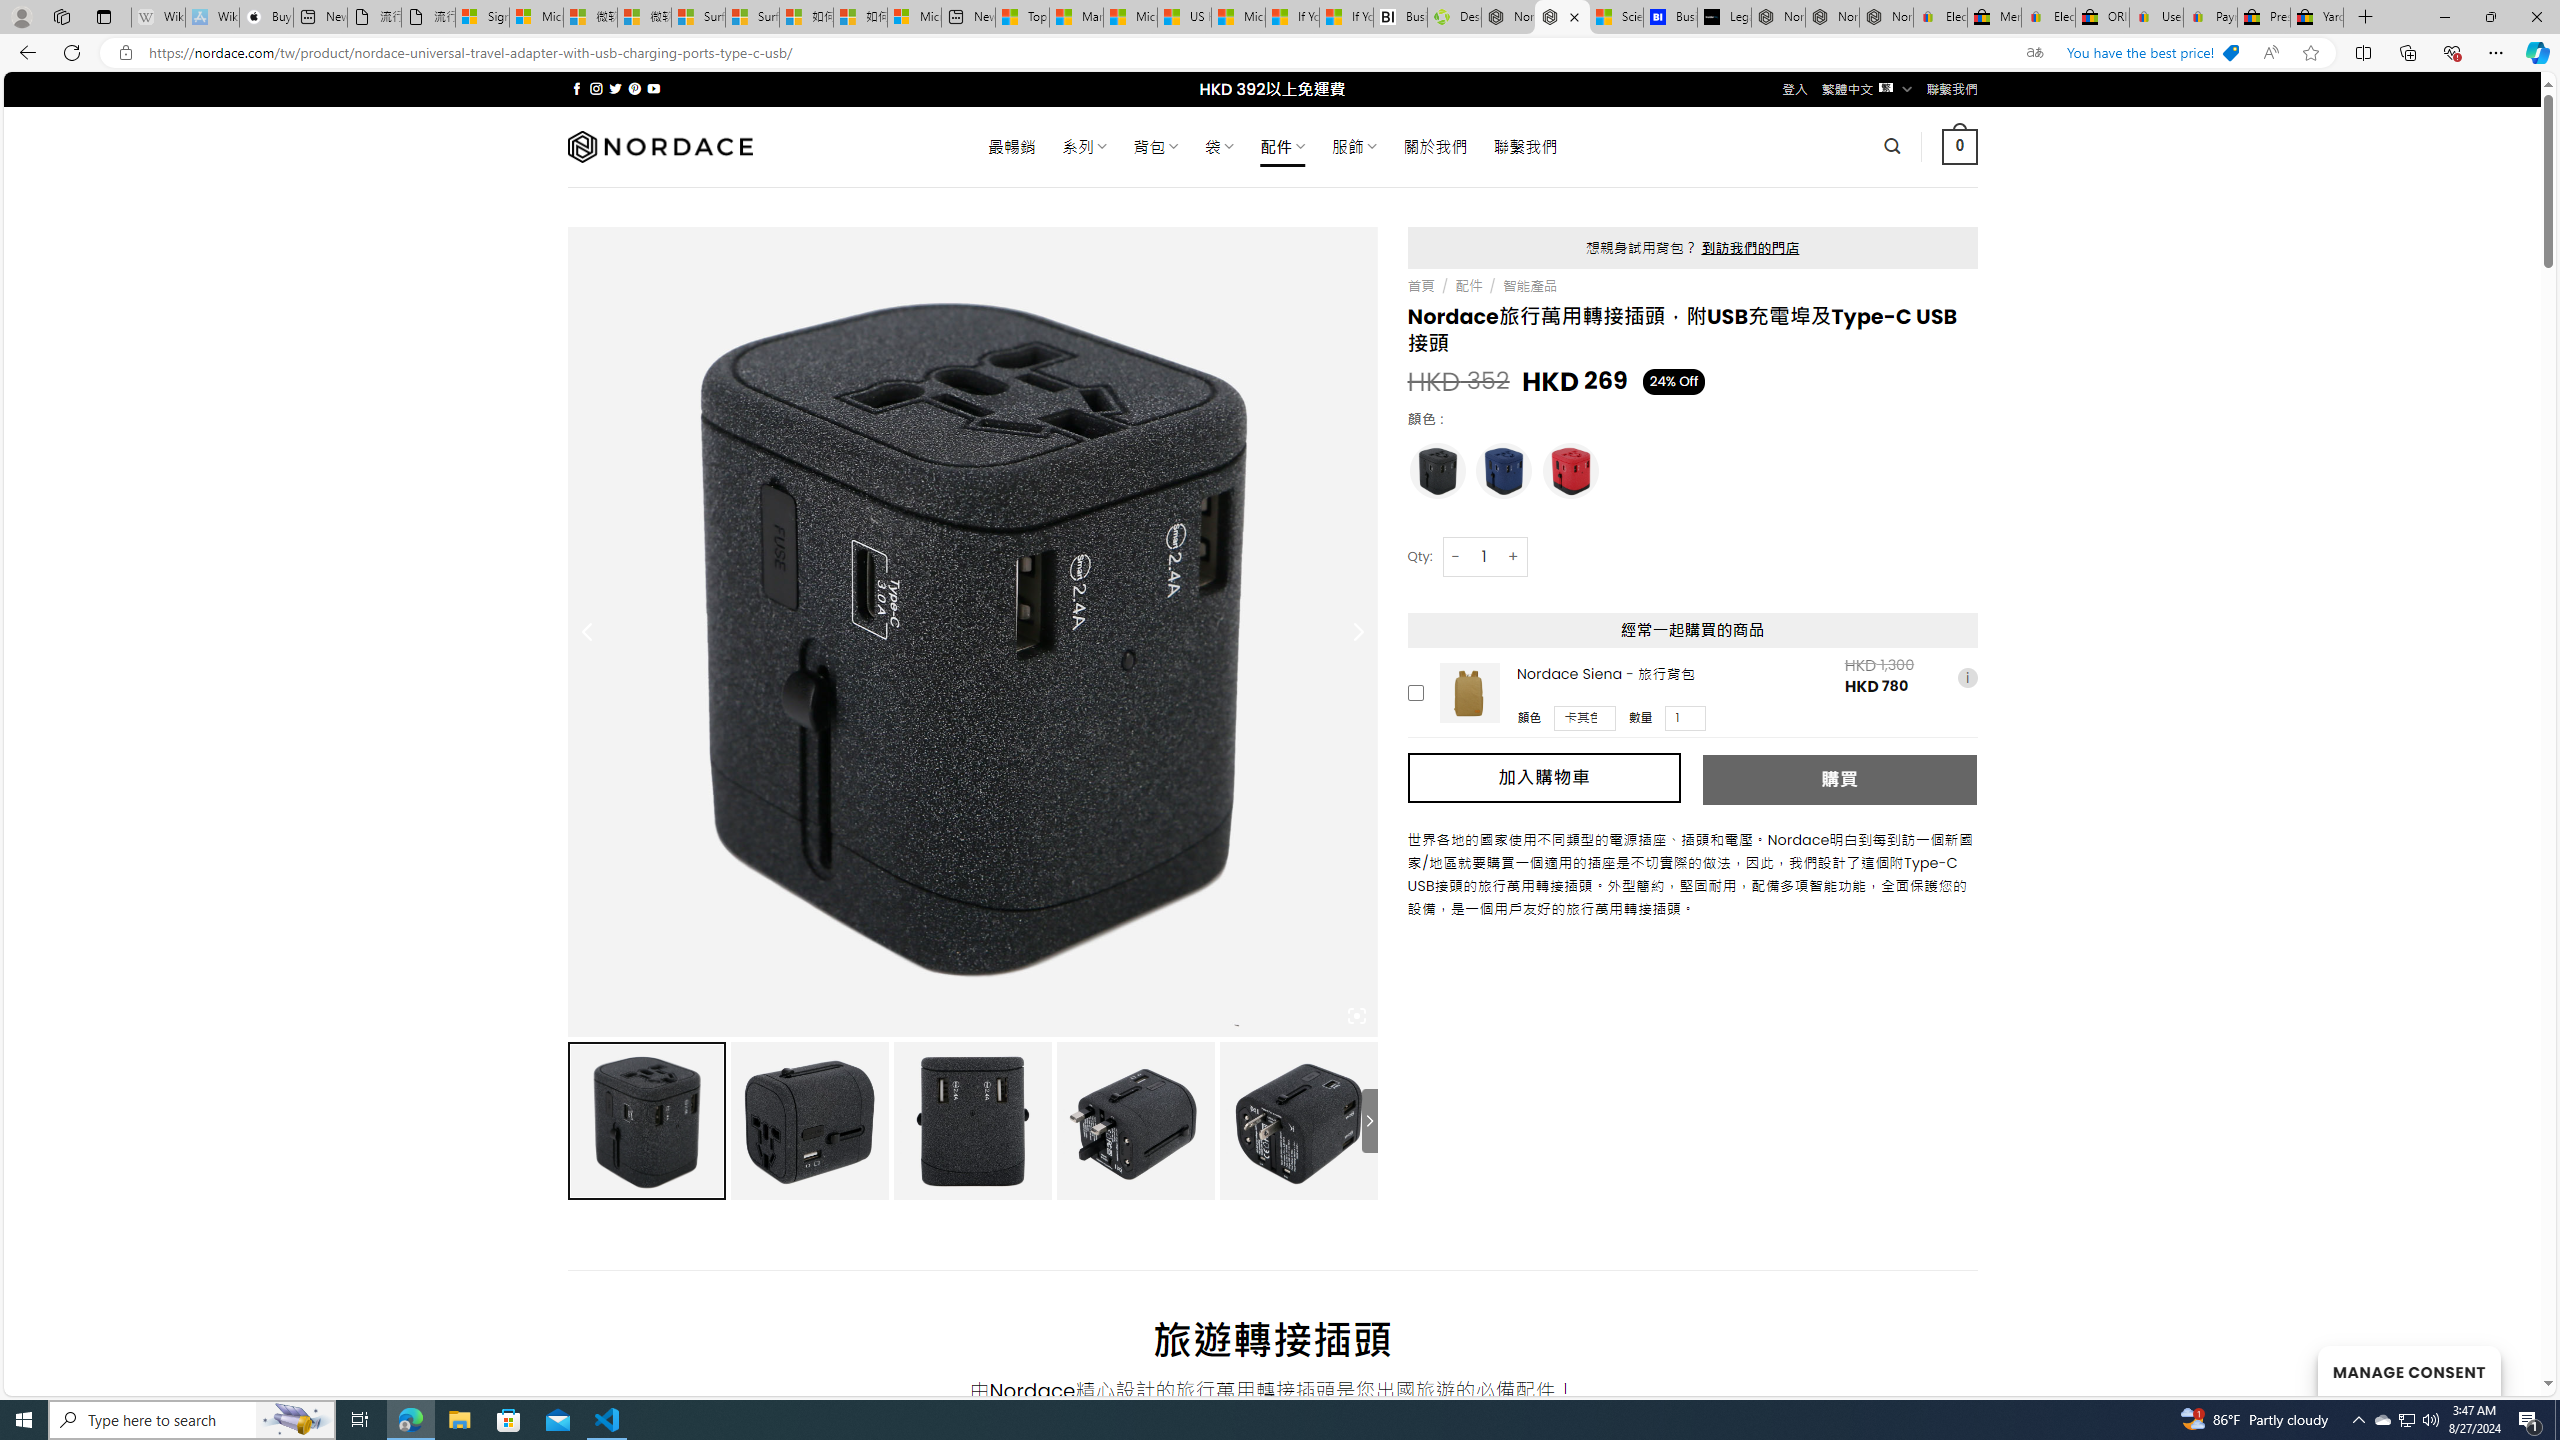 The image size is (2560, 1440). I want to click on '-', so click(1455, 555).